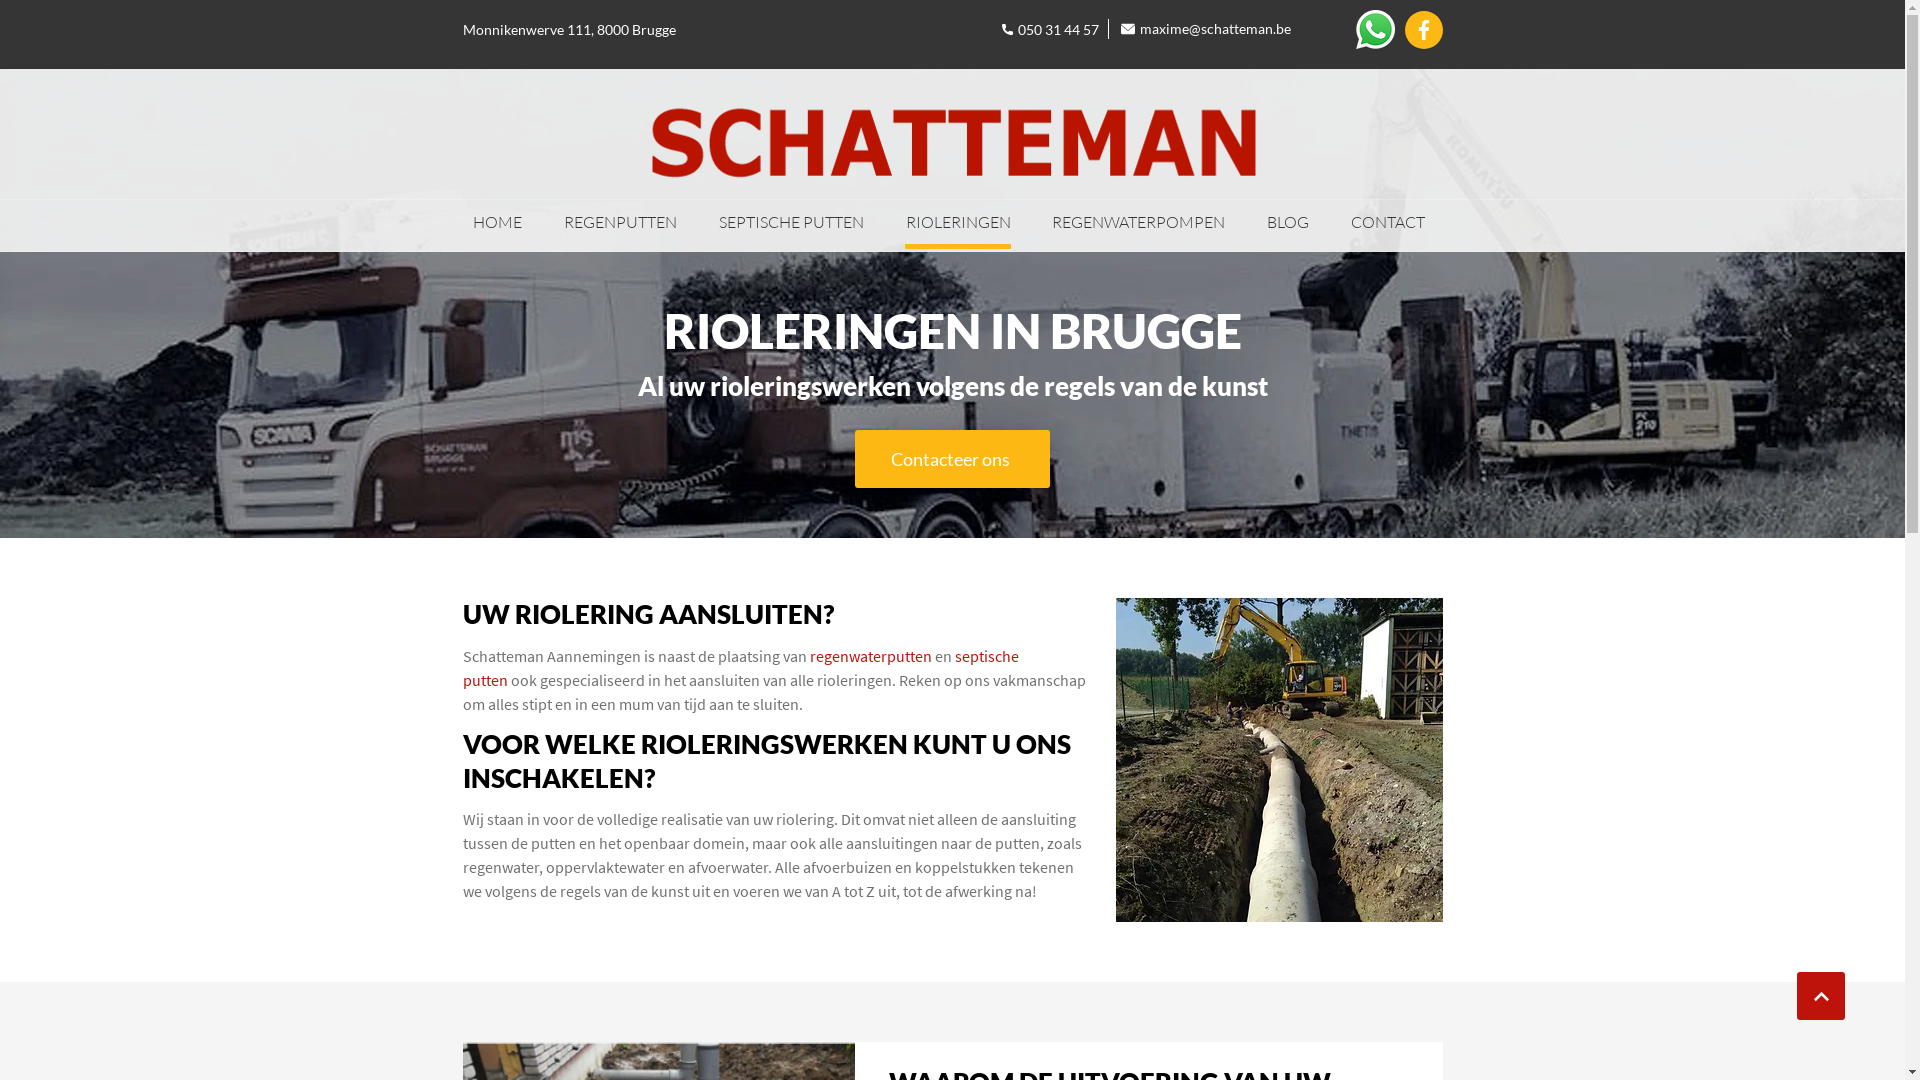 The image size is (1920, 1080). I want to click on 'BLOG', so click(1287, 224).